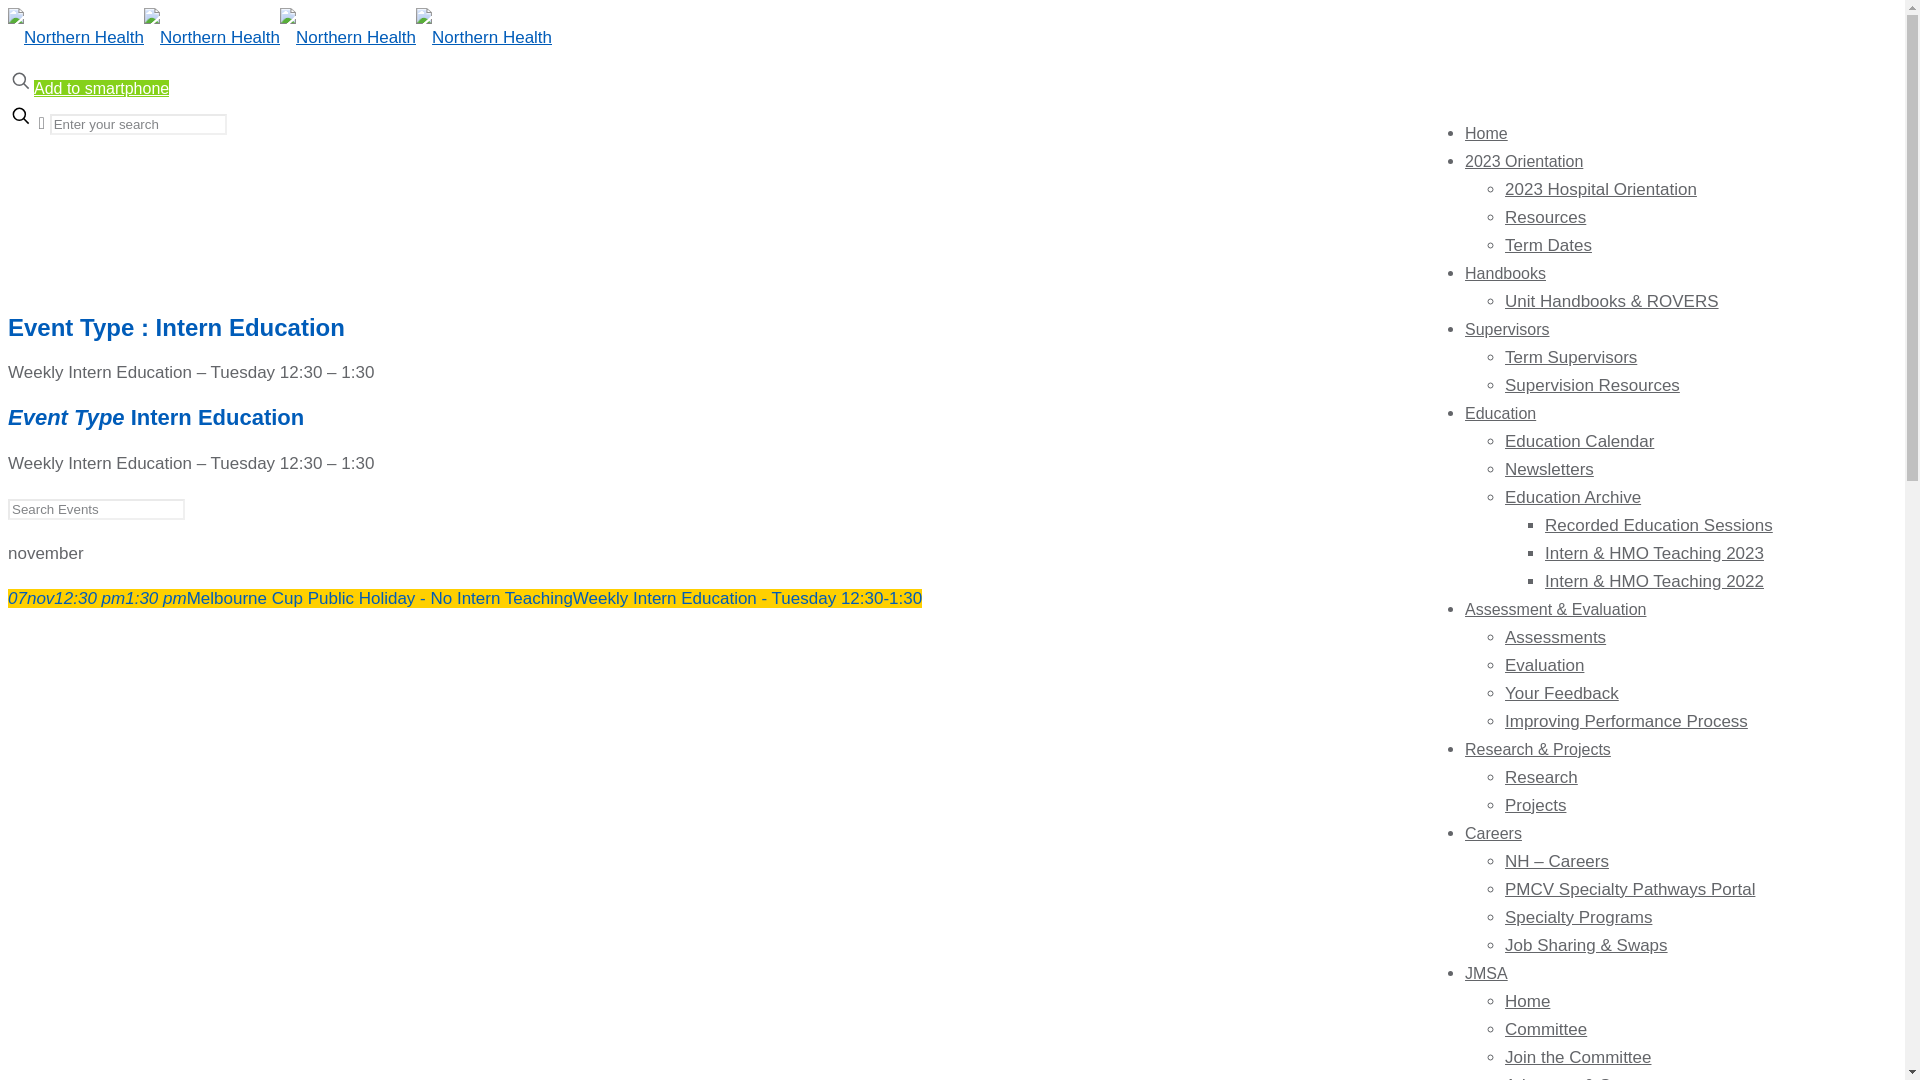 This screenshot has height=1080, width=1920. What do you see at coordinates (1493, 833) in the screenshot?
I see `'Careers'` at bounding box center [1493, 833].